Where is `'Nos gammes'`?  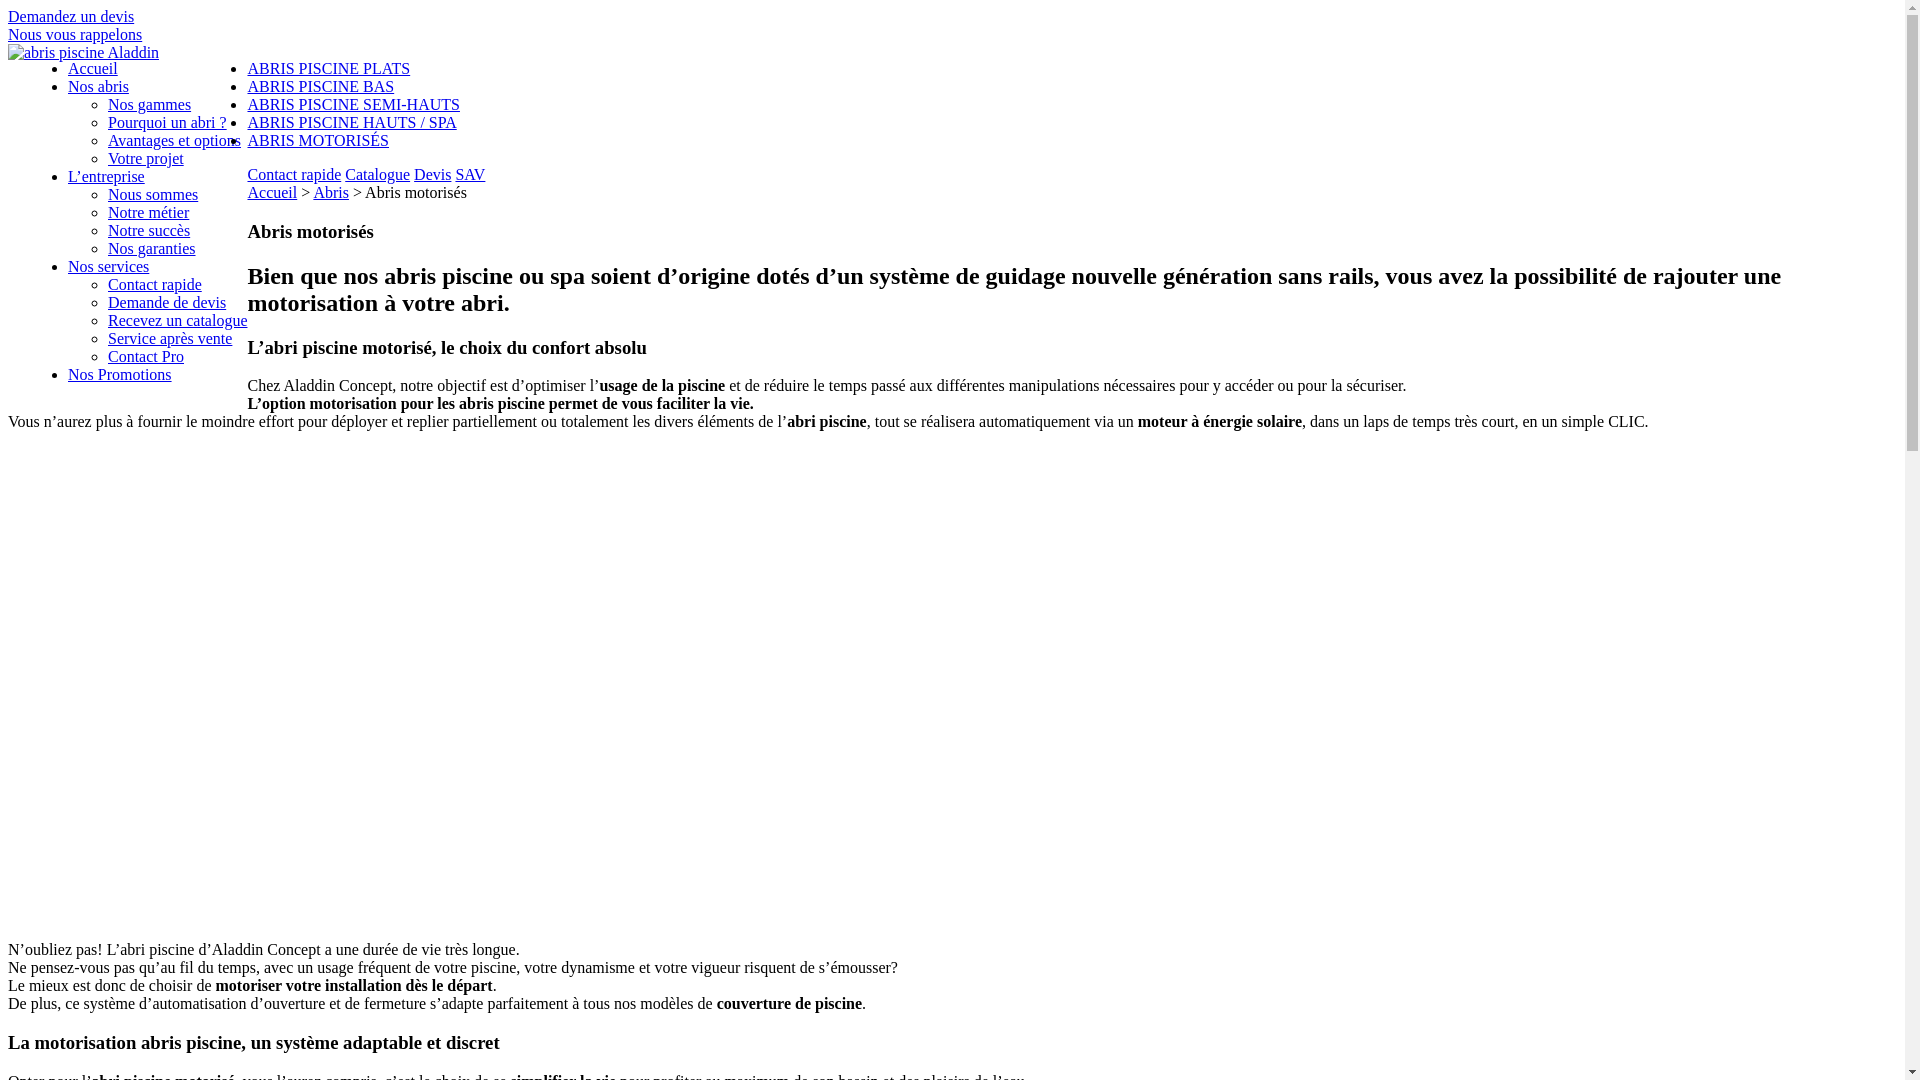 'Nos gammes' is located at coordinates (148, 104).